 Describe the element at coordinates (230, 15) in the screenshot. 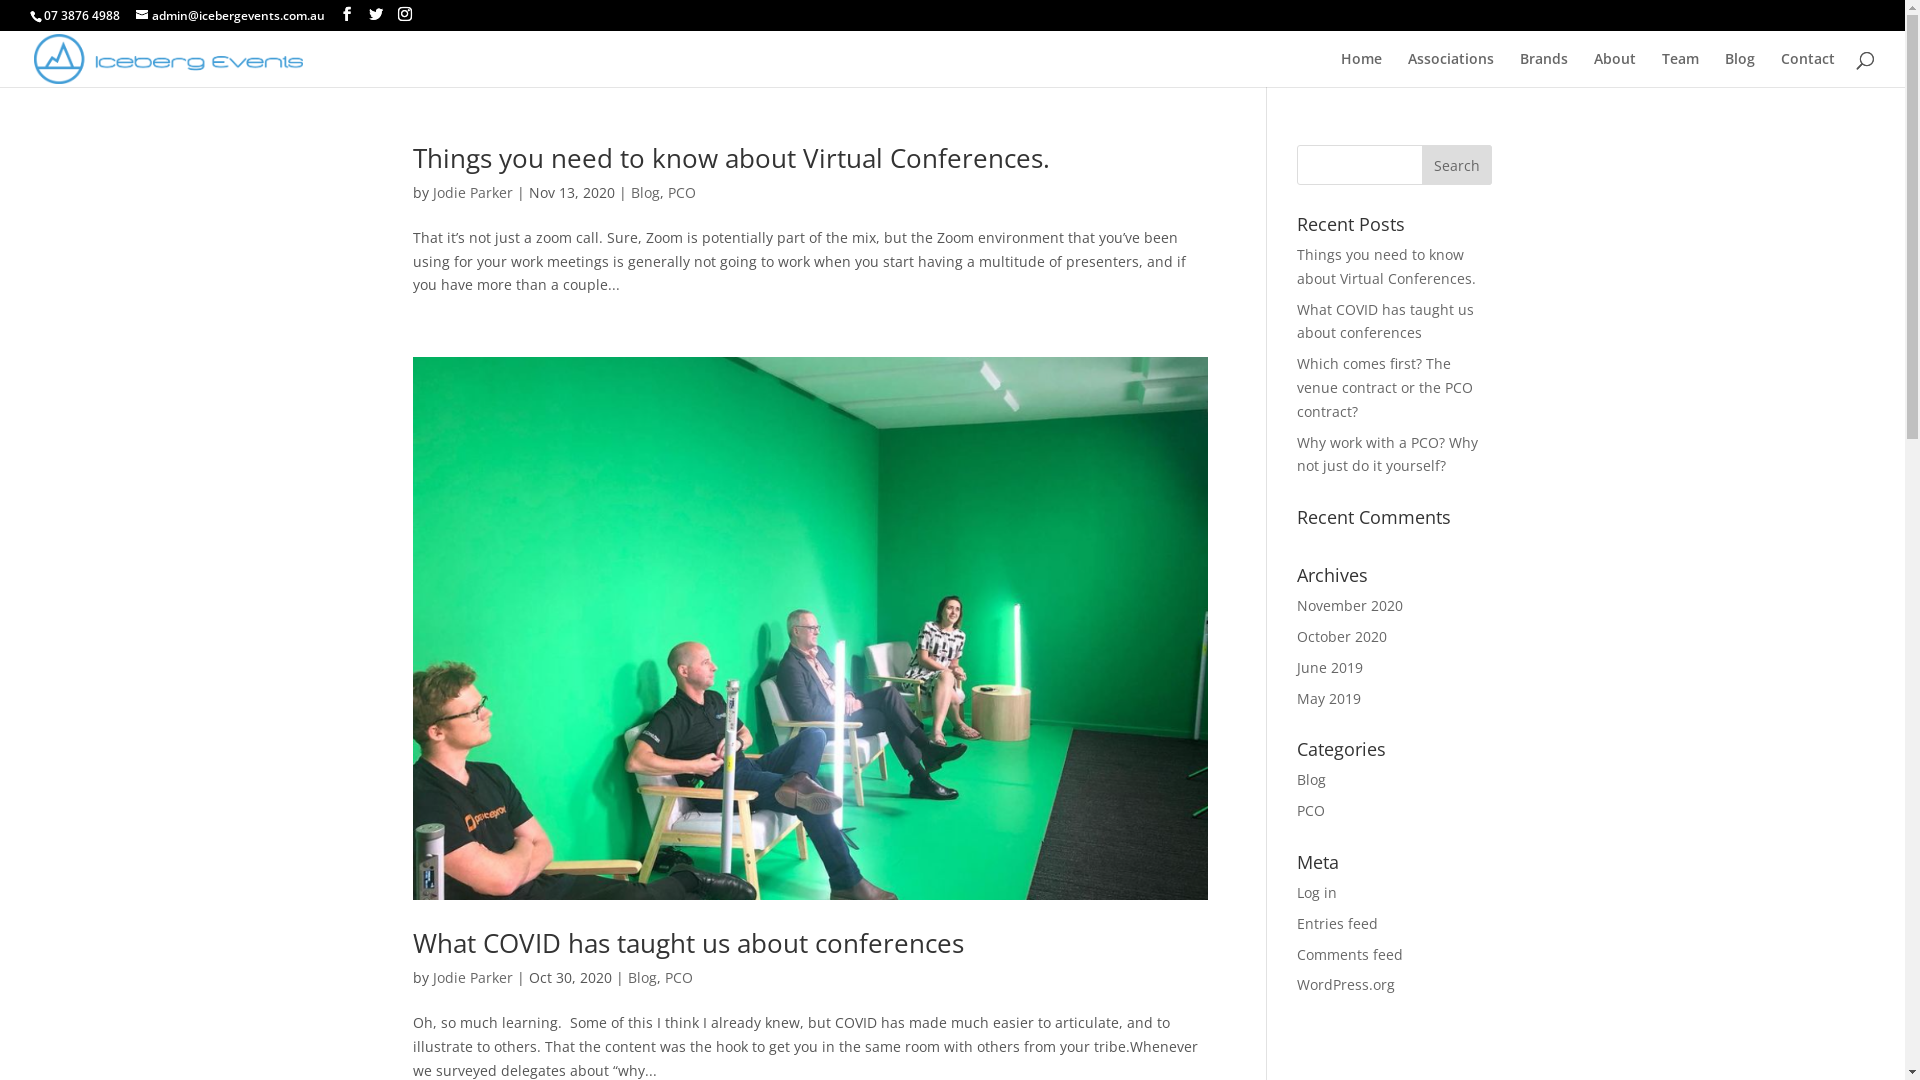

I see `'admin@icebergevents.com.au'` at that location.